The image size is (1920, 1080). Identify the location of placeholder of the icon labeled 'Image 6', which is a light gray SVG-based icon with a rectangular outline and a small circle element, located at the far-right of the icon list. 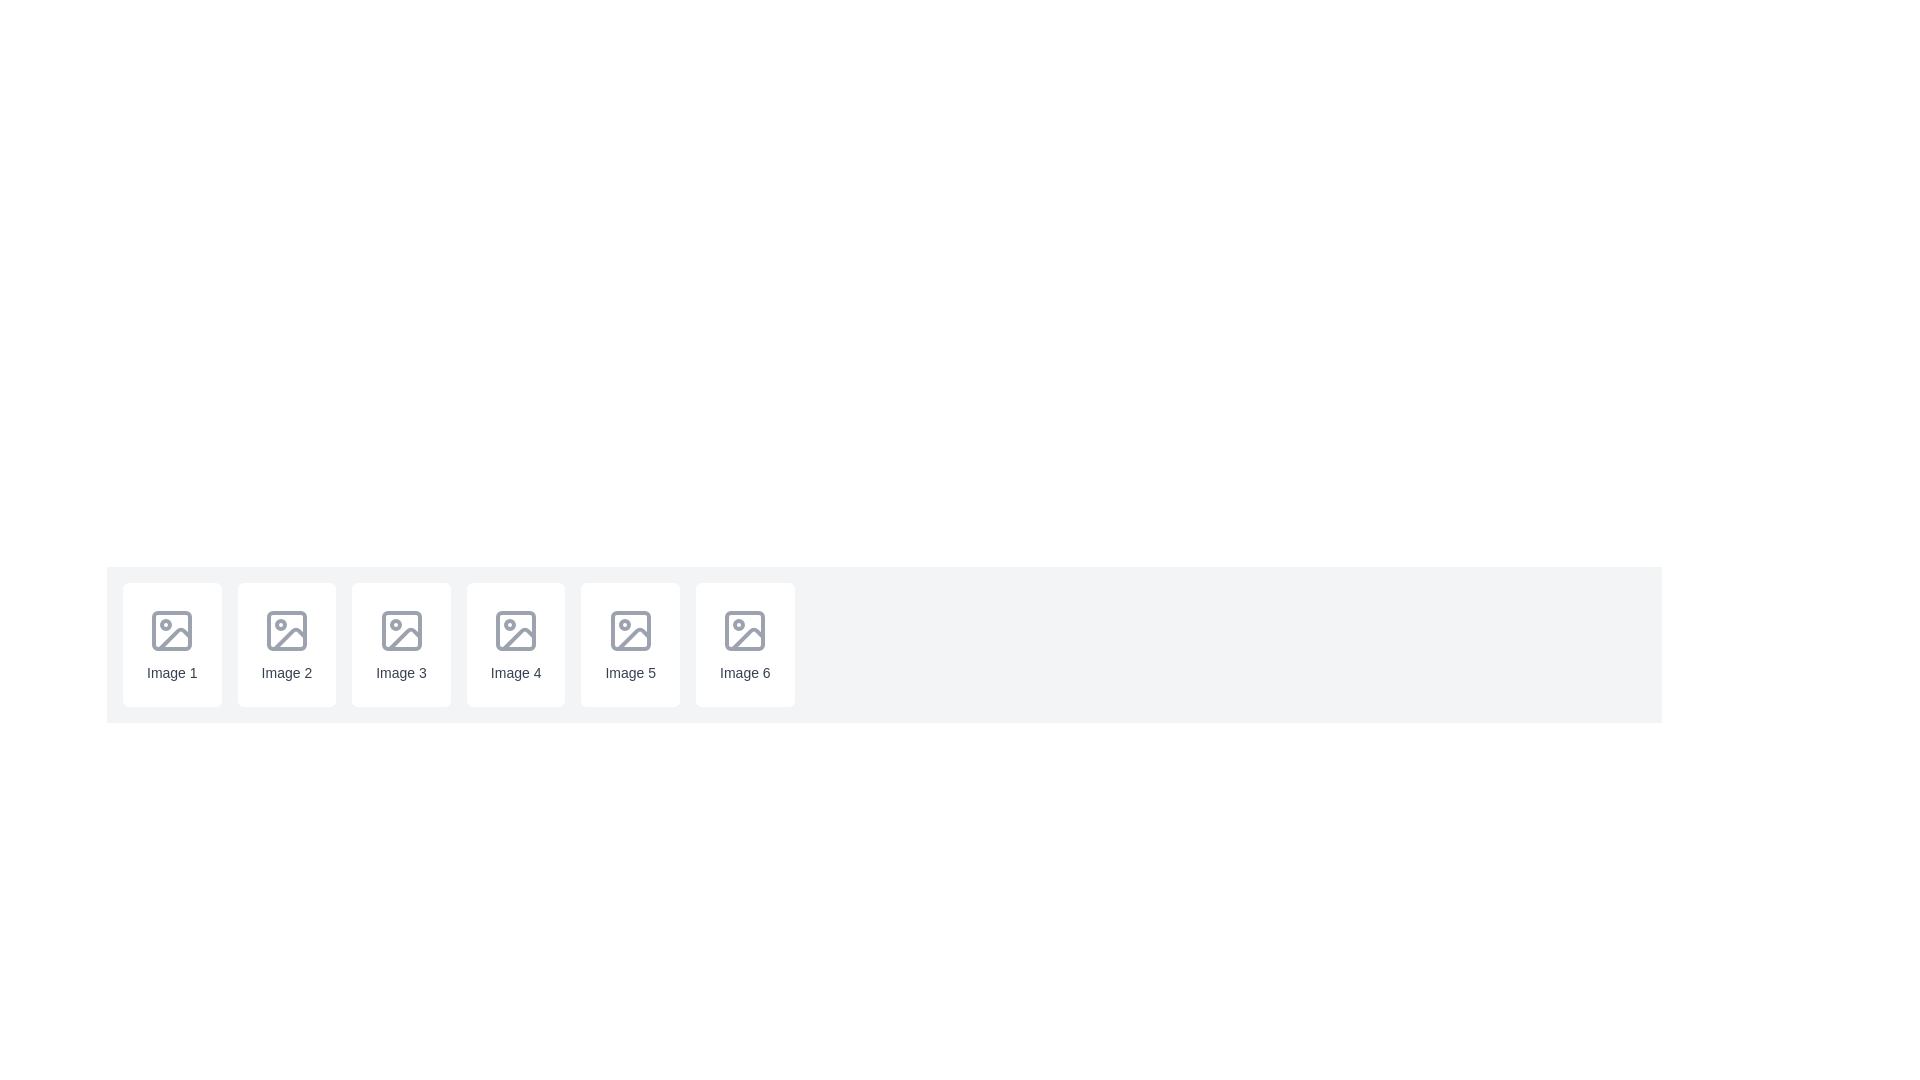
(744, 631).